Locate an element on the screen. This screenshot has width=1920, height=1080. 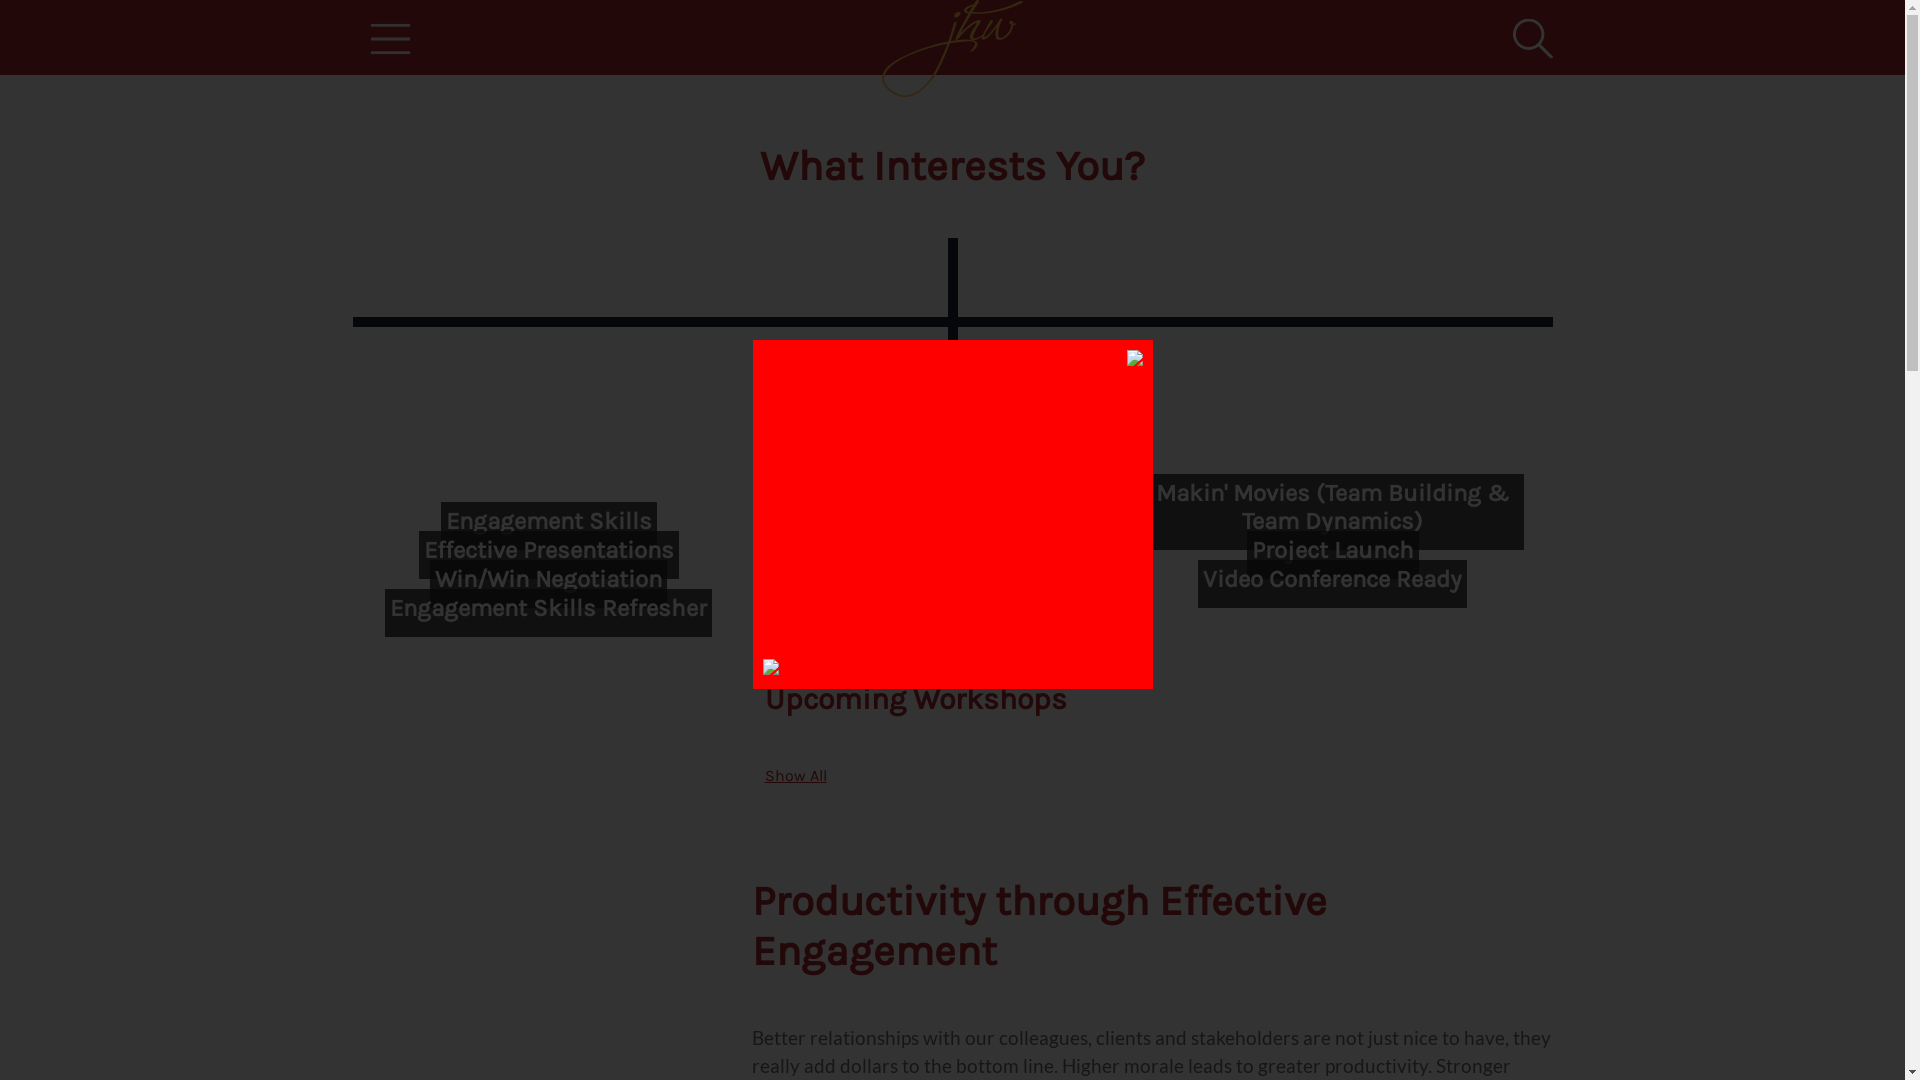
'Show All' is located at coordinates (794, 774).